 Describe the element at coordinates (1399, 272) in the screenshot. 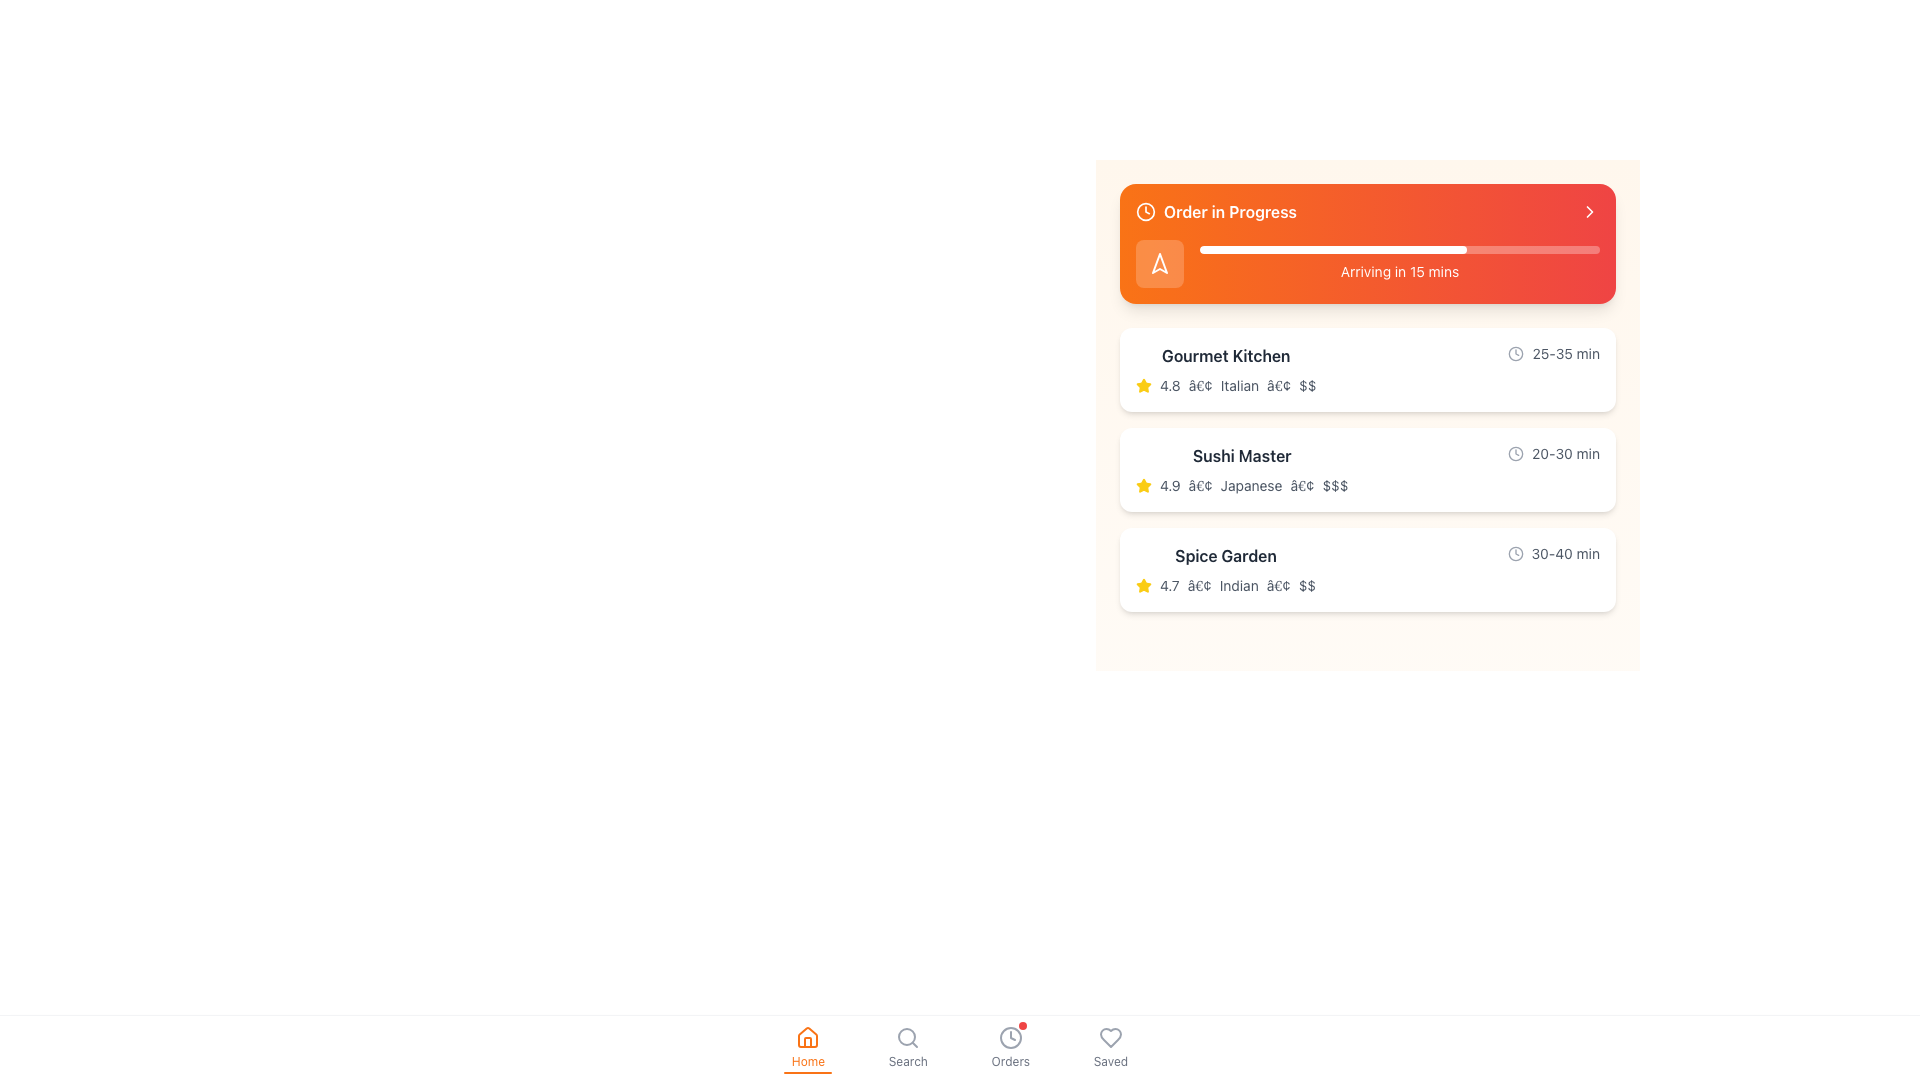

I see `the static text label that displays the estimated delivery or task completion time, positioned below the progress bar in the red-orange gradient card on the right sidebar` at that location.